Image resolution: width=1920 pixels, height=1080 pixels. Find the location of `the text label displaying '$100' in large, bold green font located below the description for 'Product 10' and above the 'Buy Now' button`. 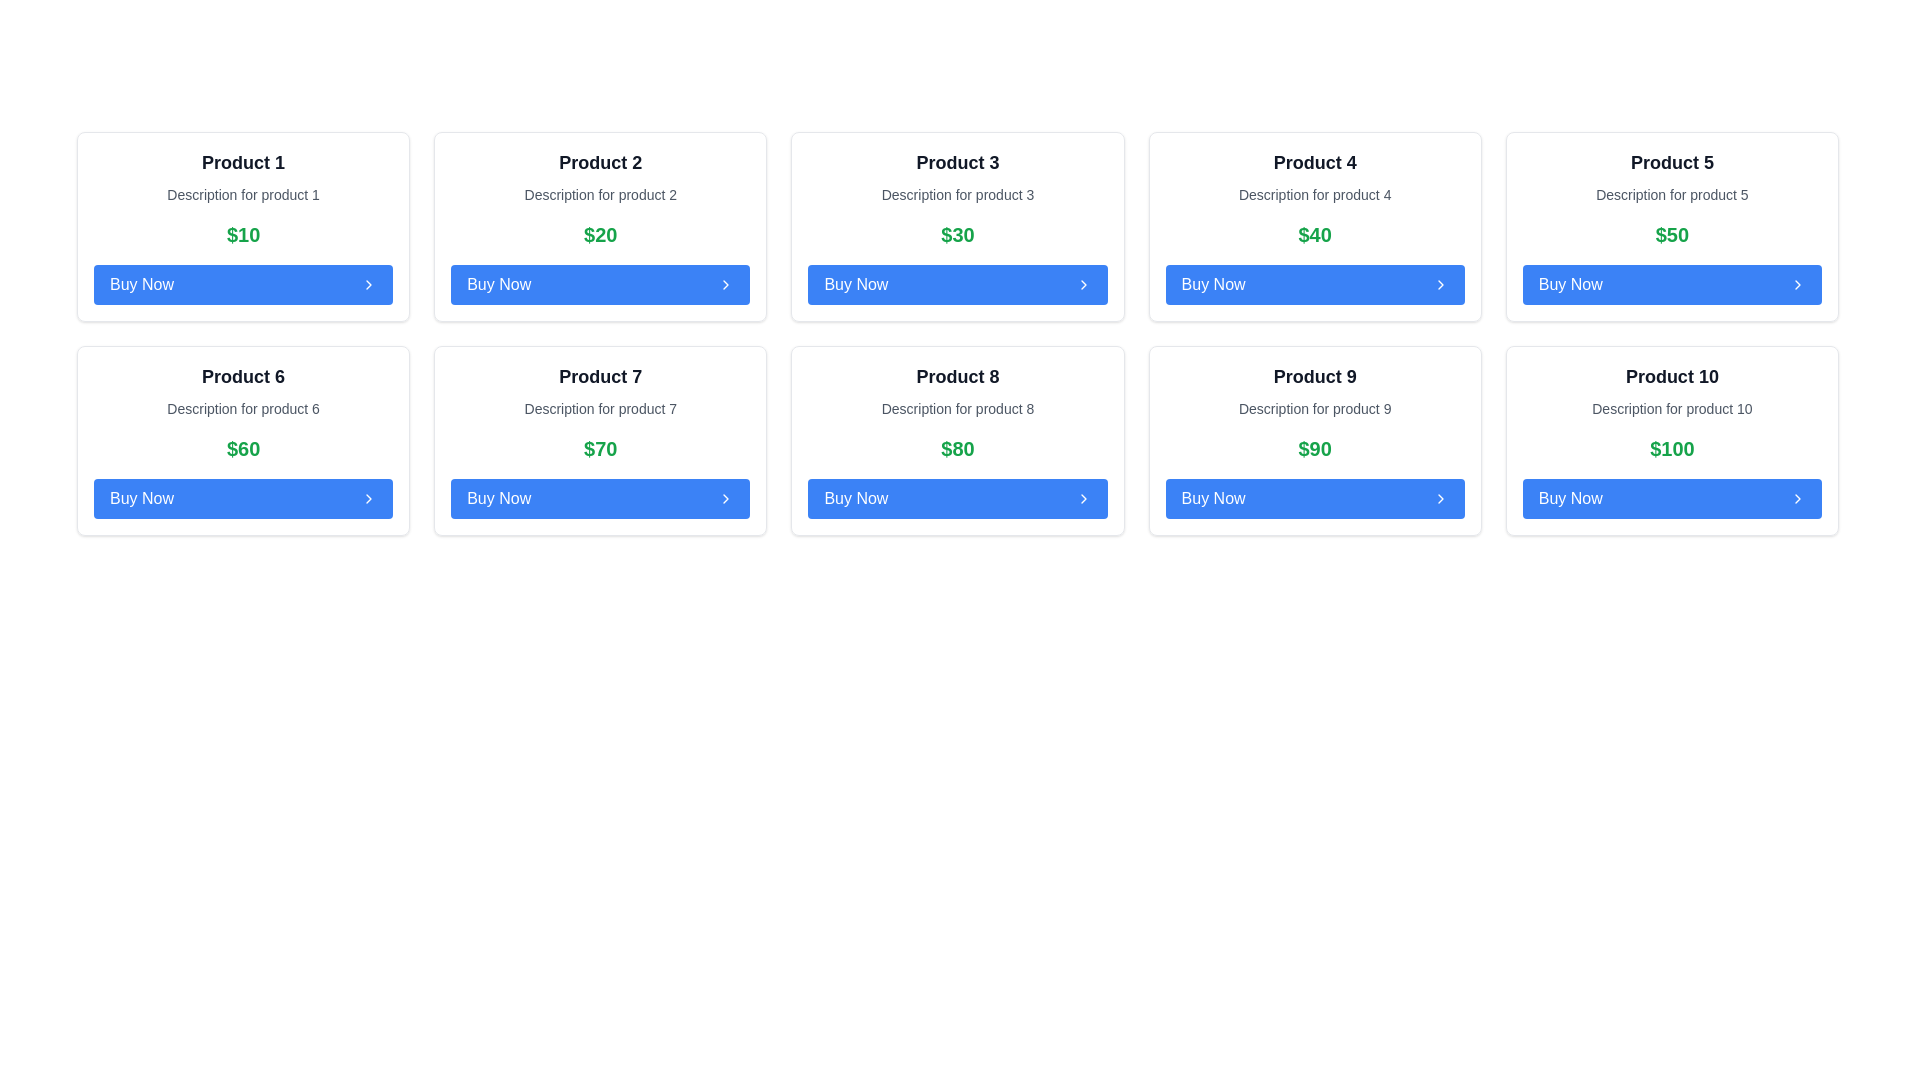

the text label displaying '$100' in large, bold green font located below the description for 'Product 10' and above the 'Buy Now' button is located at coordinates (1672, 447).